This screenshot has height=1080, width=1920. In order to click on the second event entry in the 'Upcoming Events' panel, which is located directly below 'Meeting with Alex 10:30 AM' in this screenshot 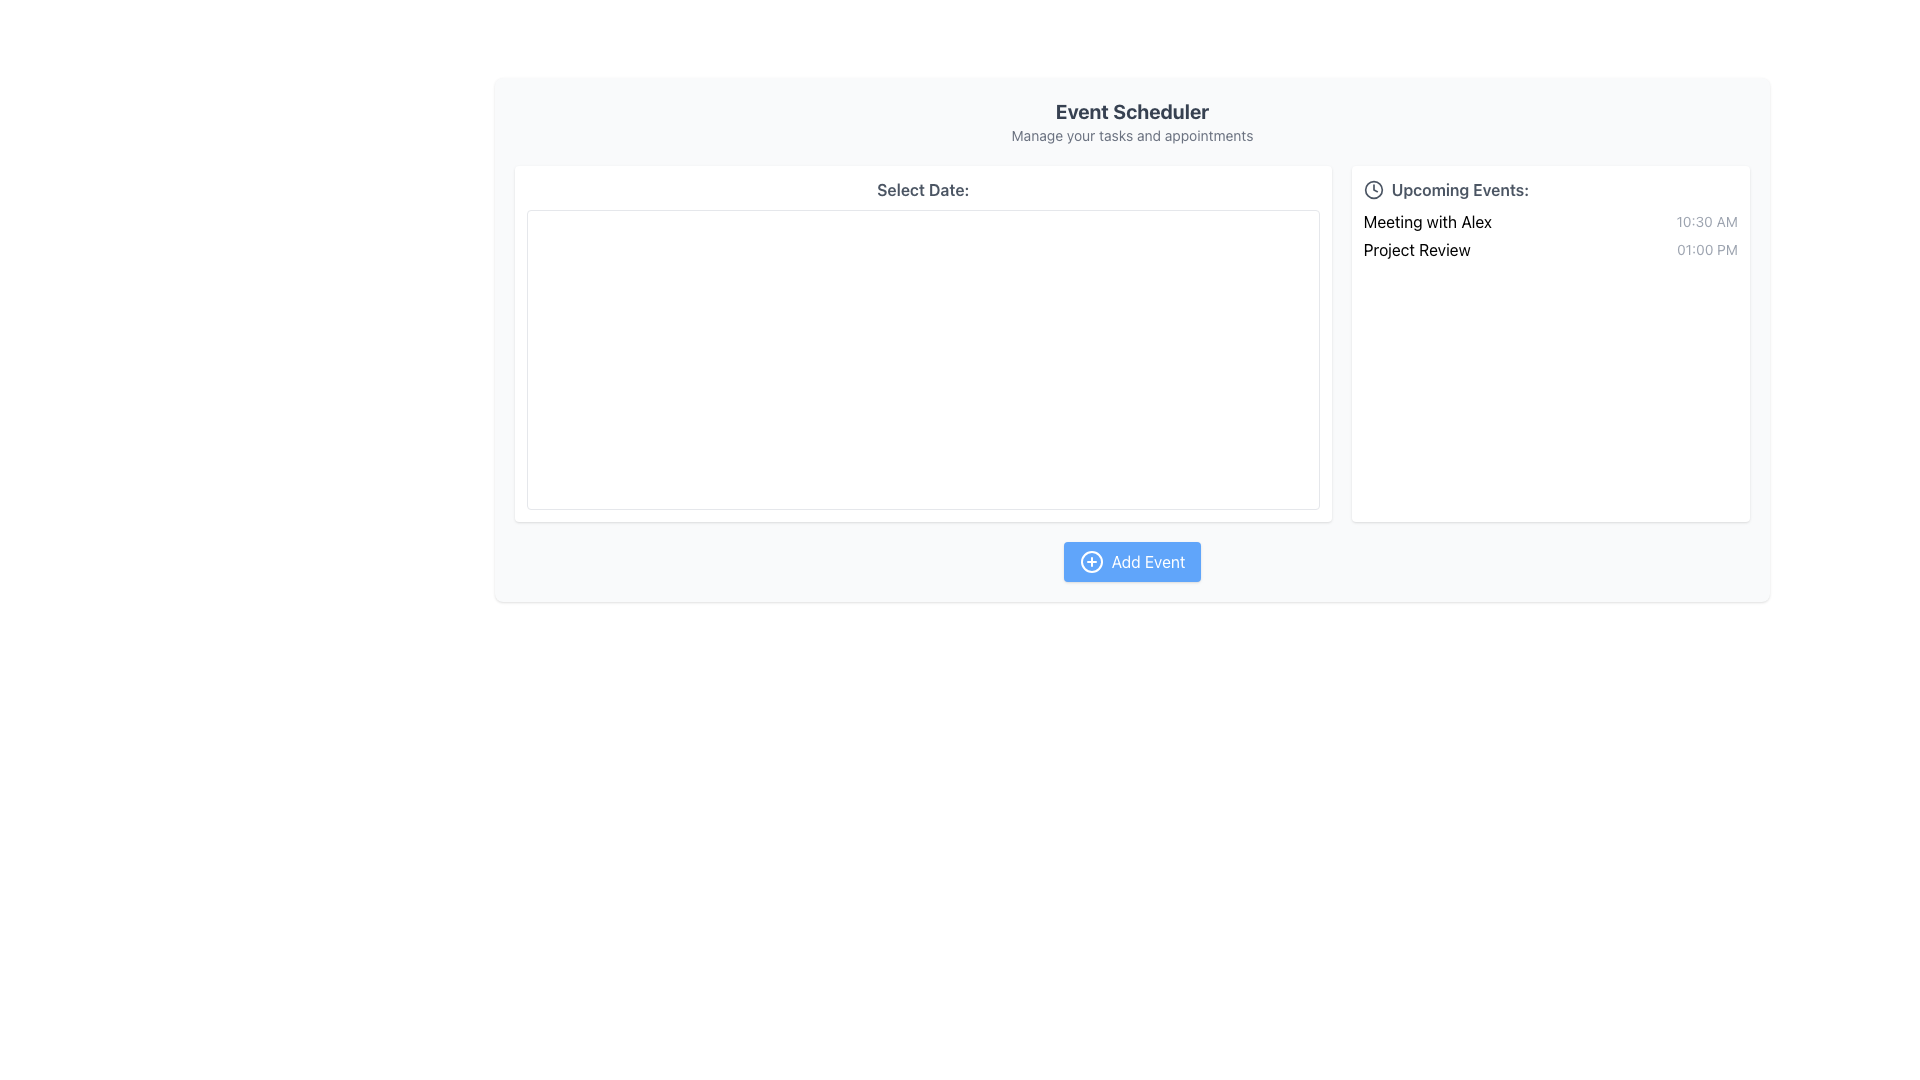, I will do `click(1549, 249)`.